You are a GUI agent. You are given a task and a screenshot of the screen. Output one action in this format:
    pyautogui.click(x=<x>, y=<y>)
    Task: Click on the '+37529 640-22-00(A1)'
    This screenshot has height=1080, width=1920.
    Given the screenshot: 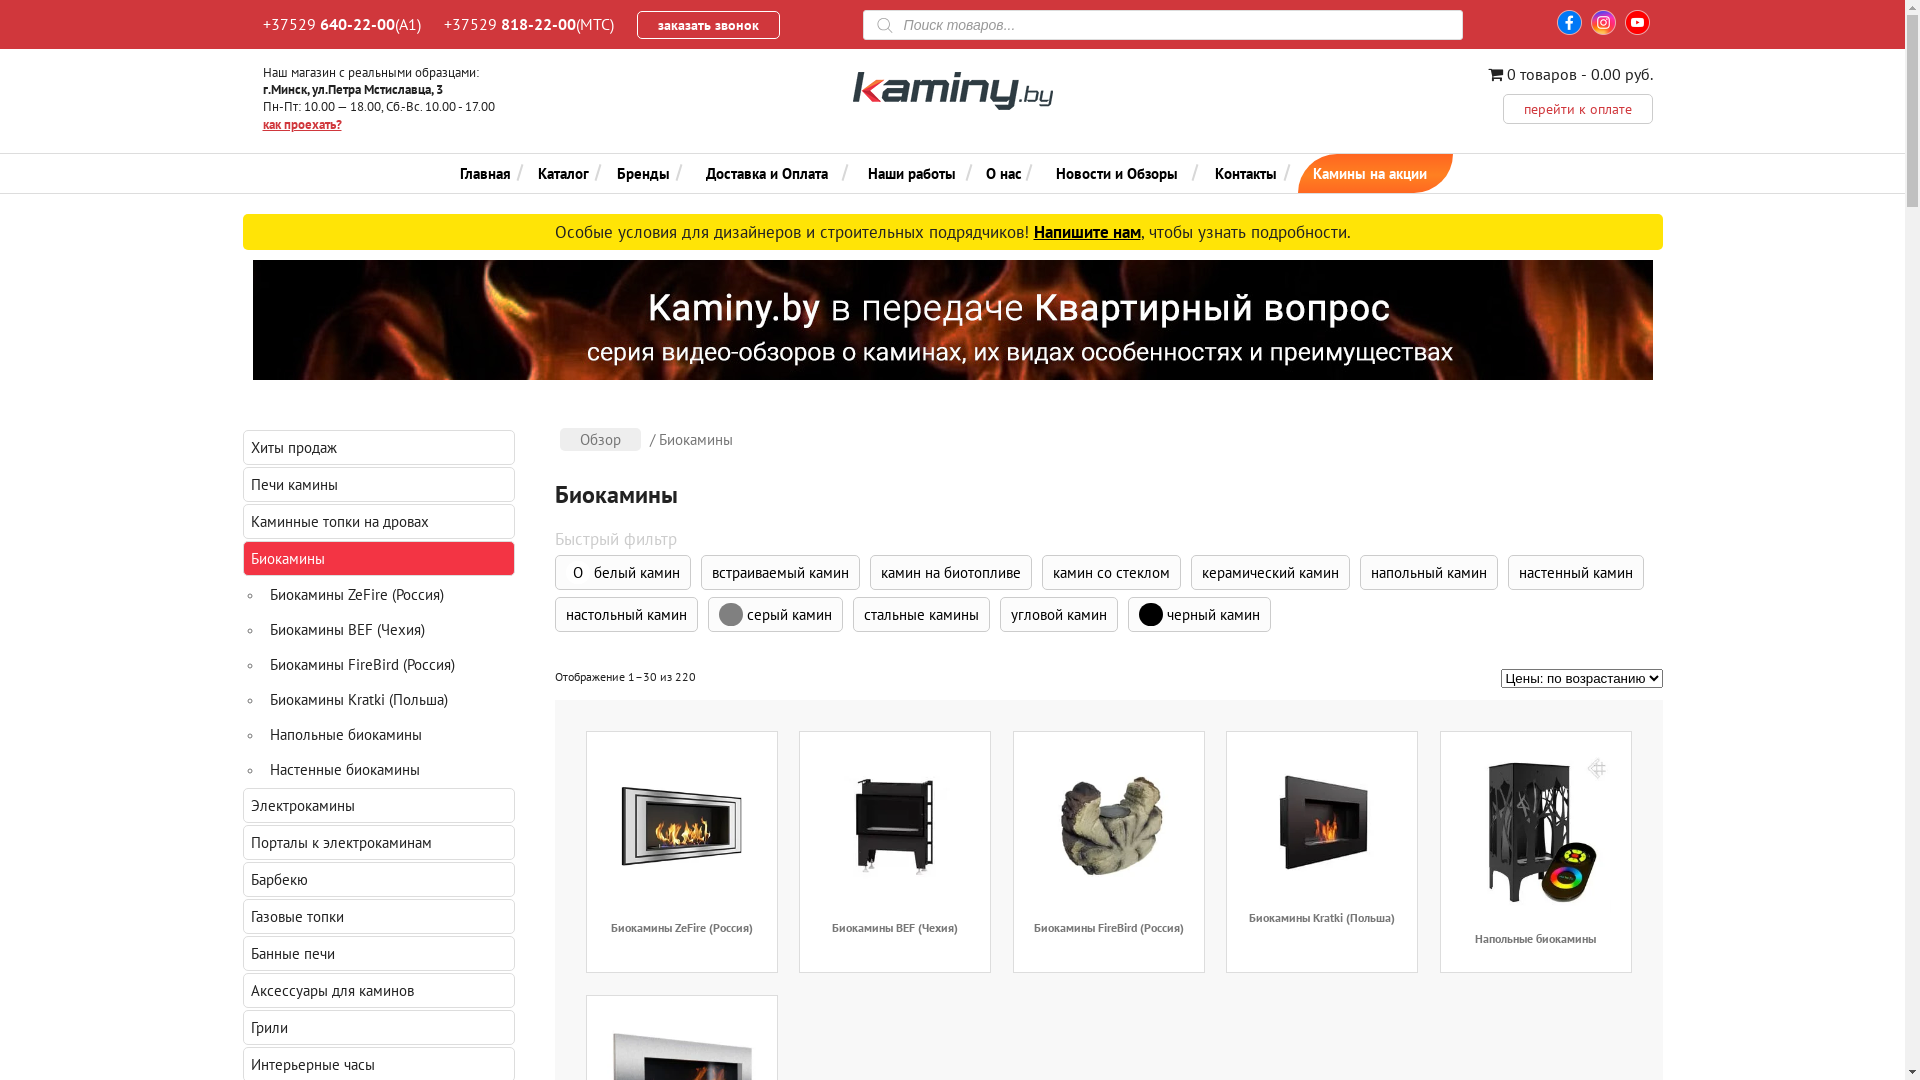 What is the action you would take?
    pyautogui.click(x=340, y=23)
    